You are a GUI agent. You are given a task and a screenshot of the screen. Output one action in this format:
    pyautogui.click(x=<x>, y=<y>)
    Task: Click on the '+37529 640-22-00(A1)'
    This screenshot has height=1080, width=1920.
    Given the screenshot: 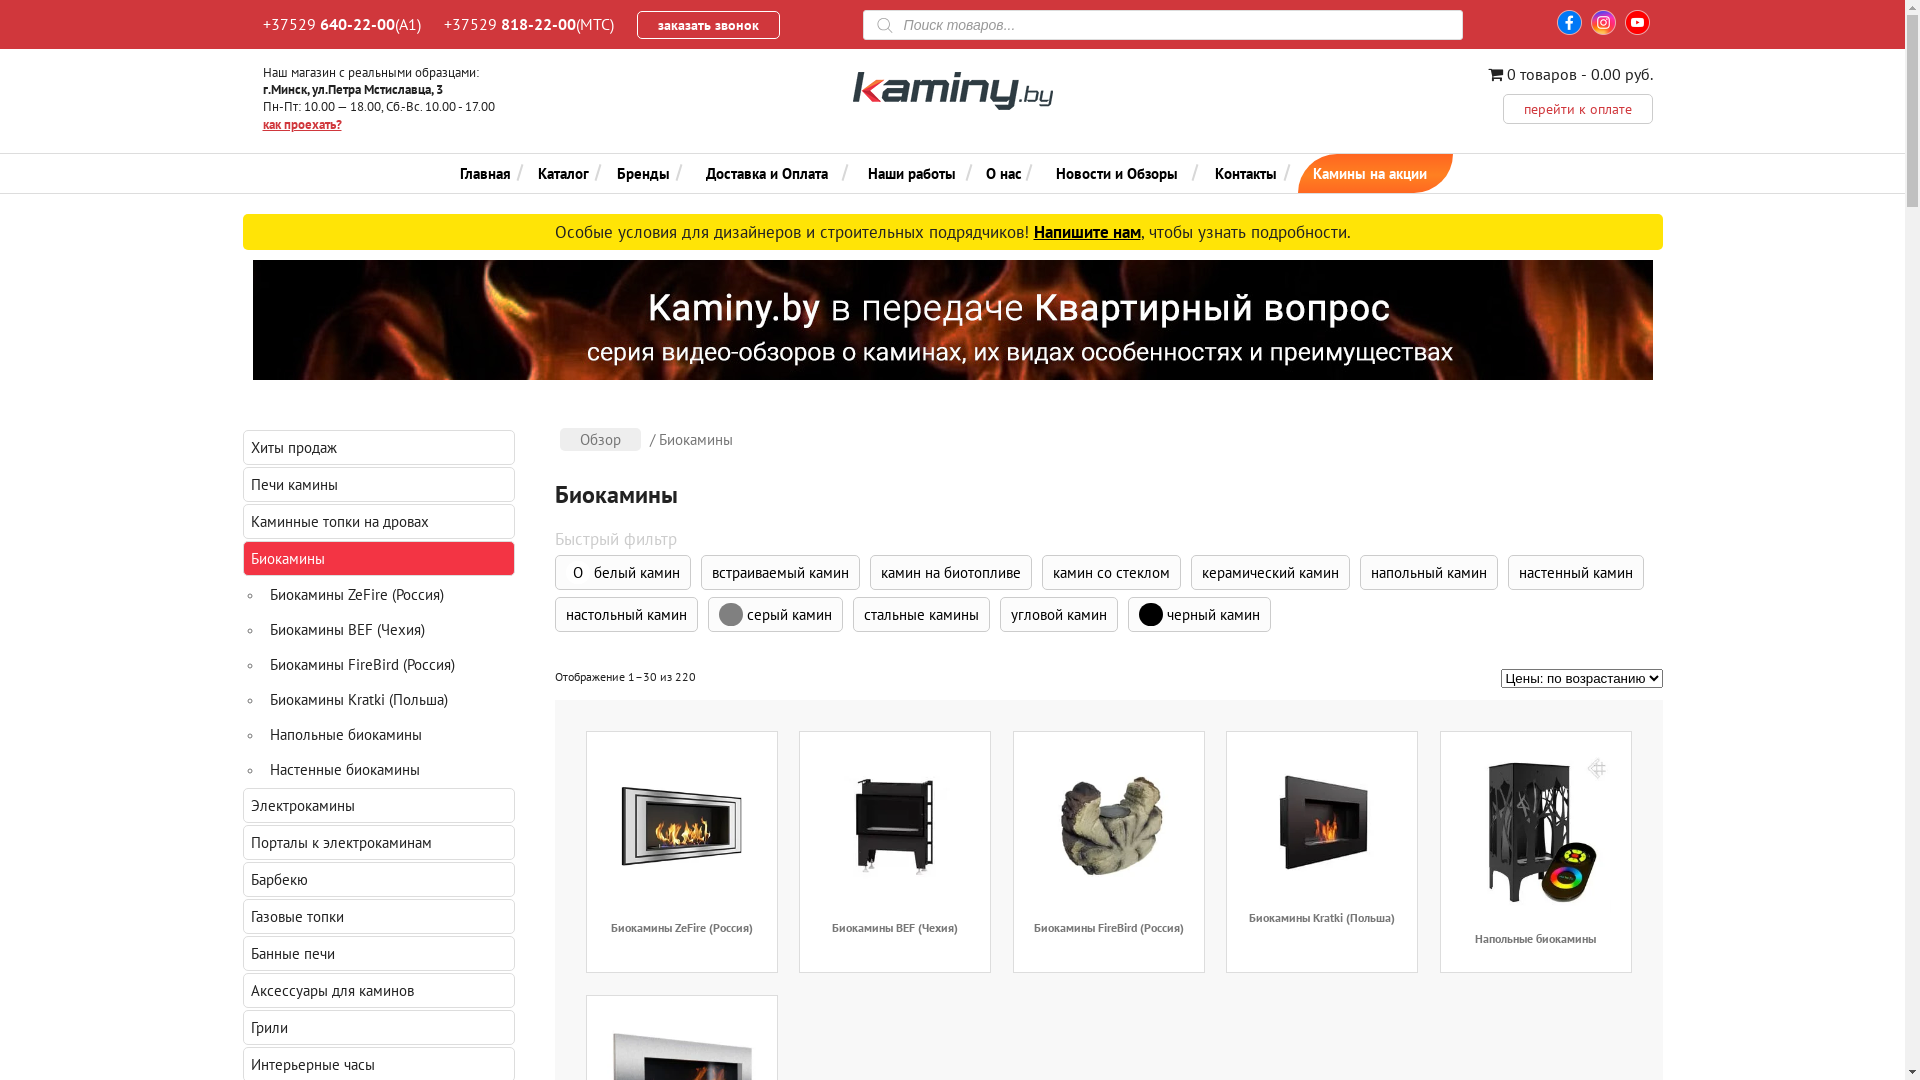 What is the action you would take?
    pyautogui.click(x=340, y=23)
    